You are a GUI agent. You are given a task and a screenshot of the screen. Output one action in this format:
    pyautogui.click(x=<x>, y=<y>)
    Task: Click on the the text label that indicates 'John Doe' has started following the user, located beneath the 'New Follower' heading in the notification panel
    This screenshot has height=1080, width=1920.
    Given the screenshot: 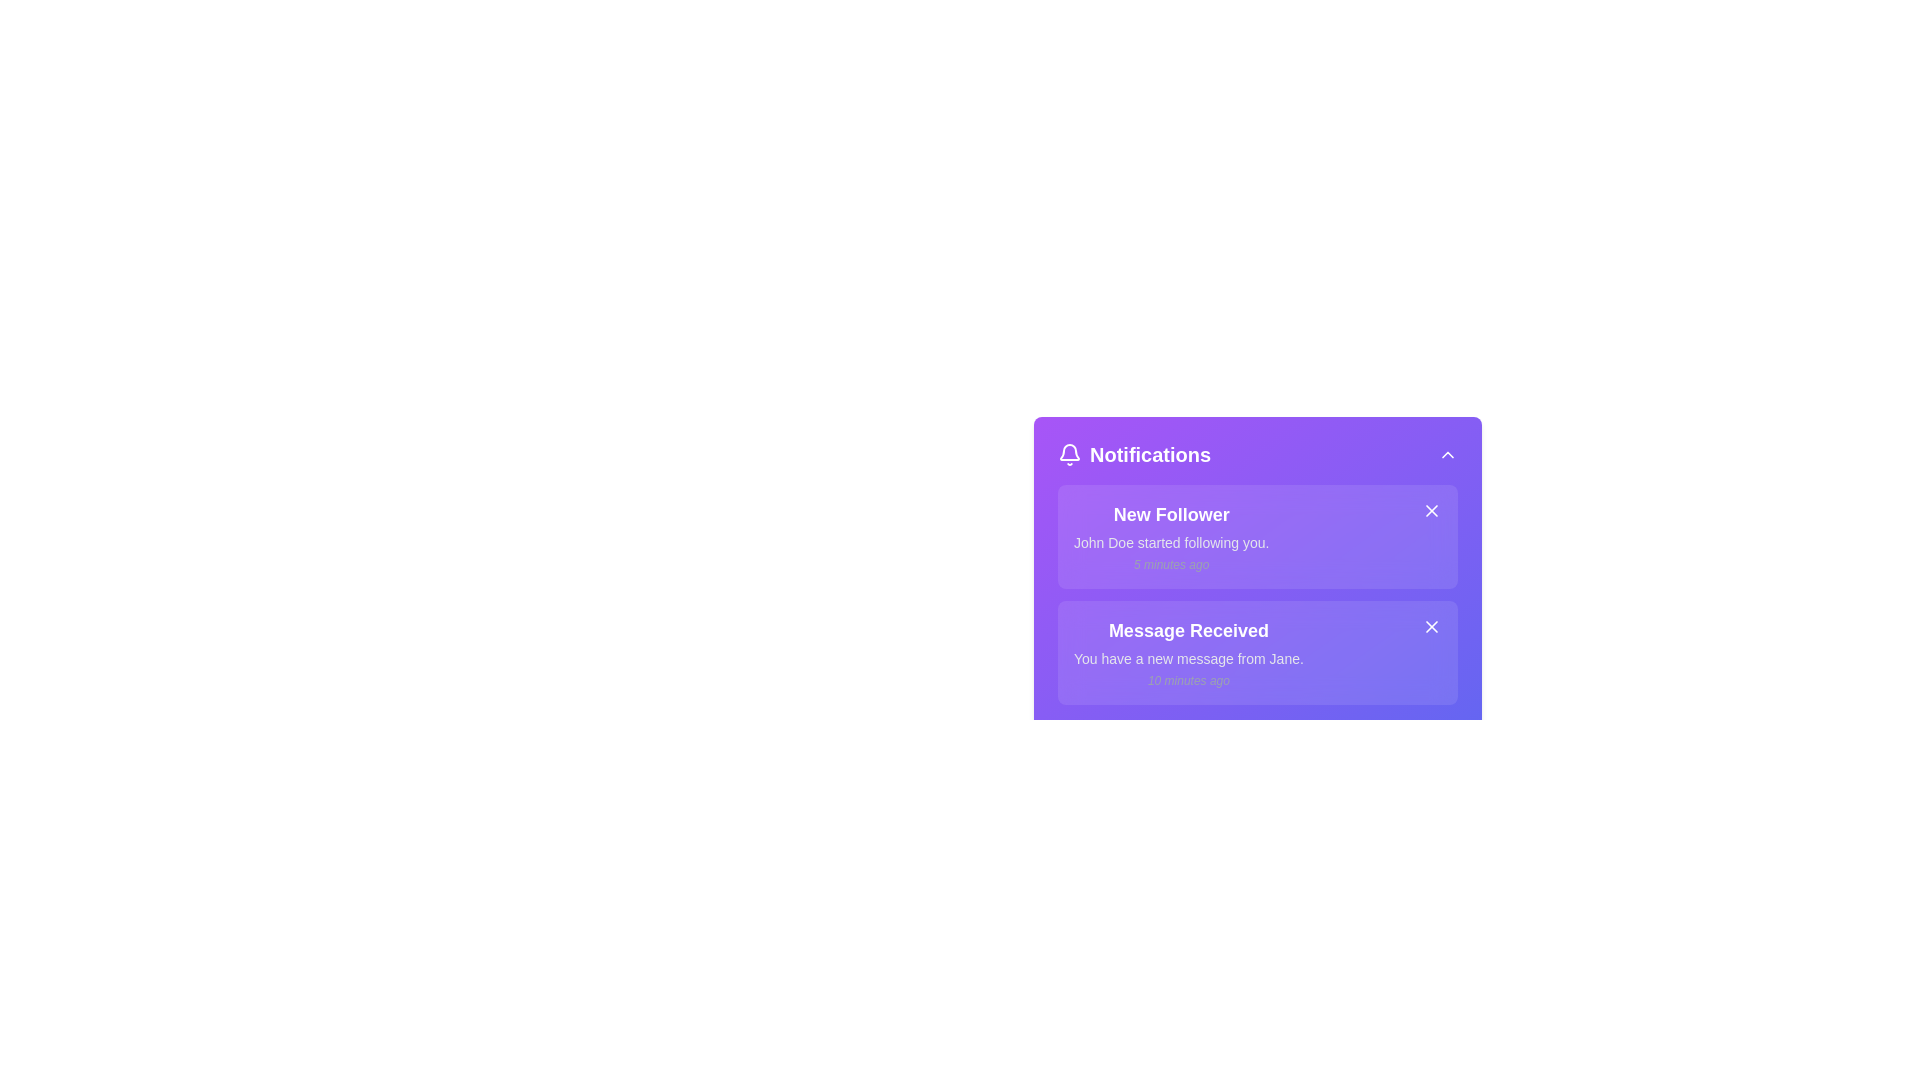 What is the action you would take?
    pyautogui.click(x=1171, y=543)
    